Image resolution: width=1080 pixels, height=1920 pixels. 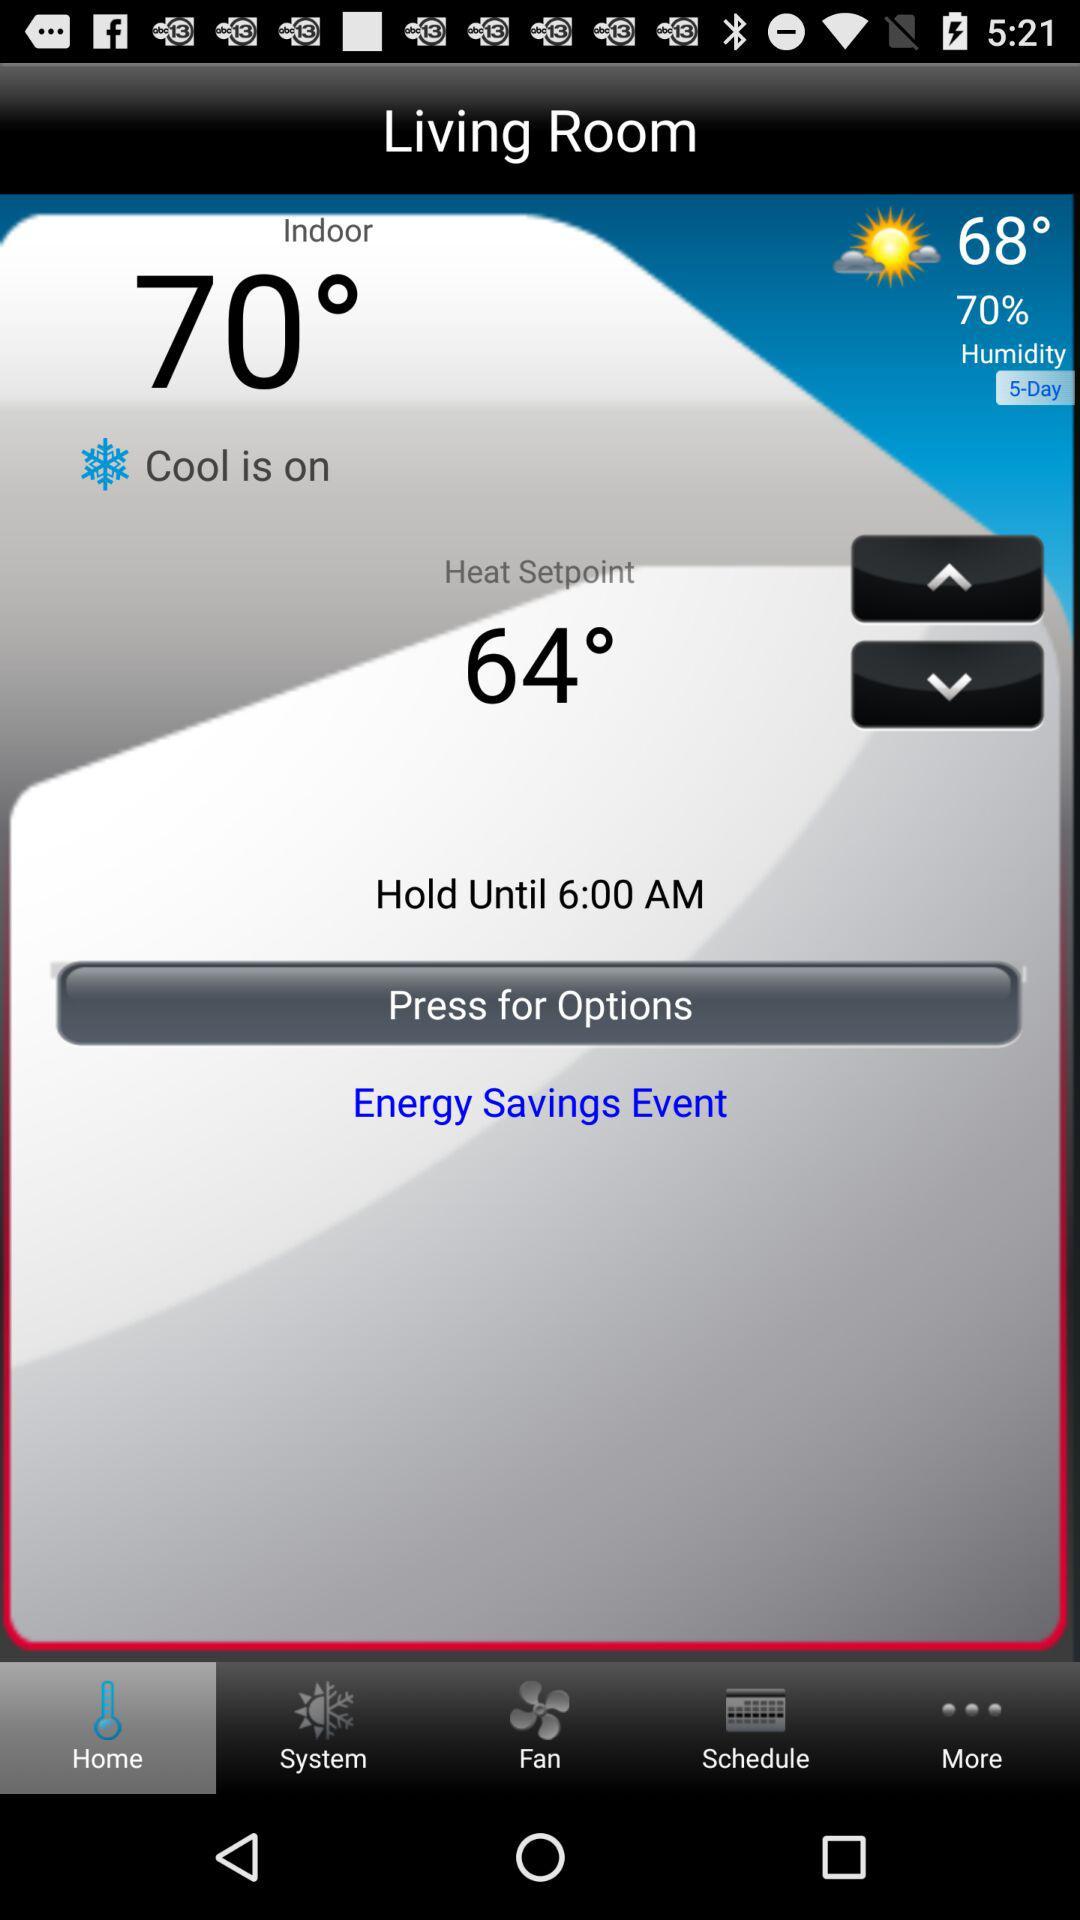 What do you see at coordinates (538, 1709) in the screenshot?
I see `the fan button` at bounding box center [538, 1709].